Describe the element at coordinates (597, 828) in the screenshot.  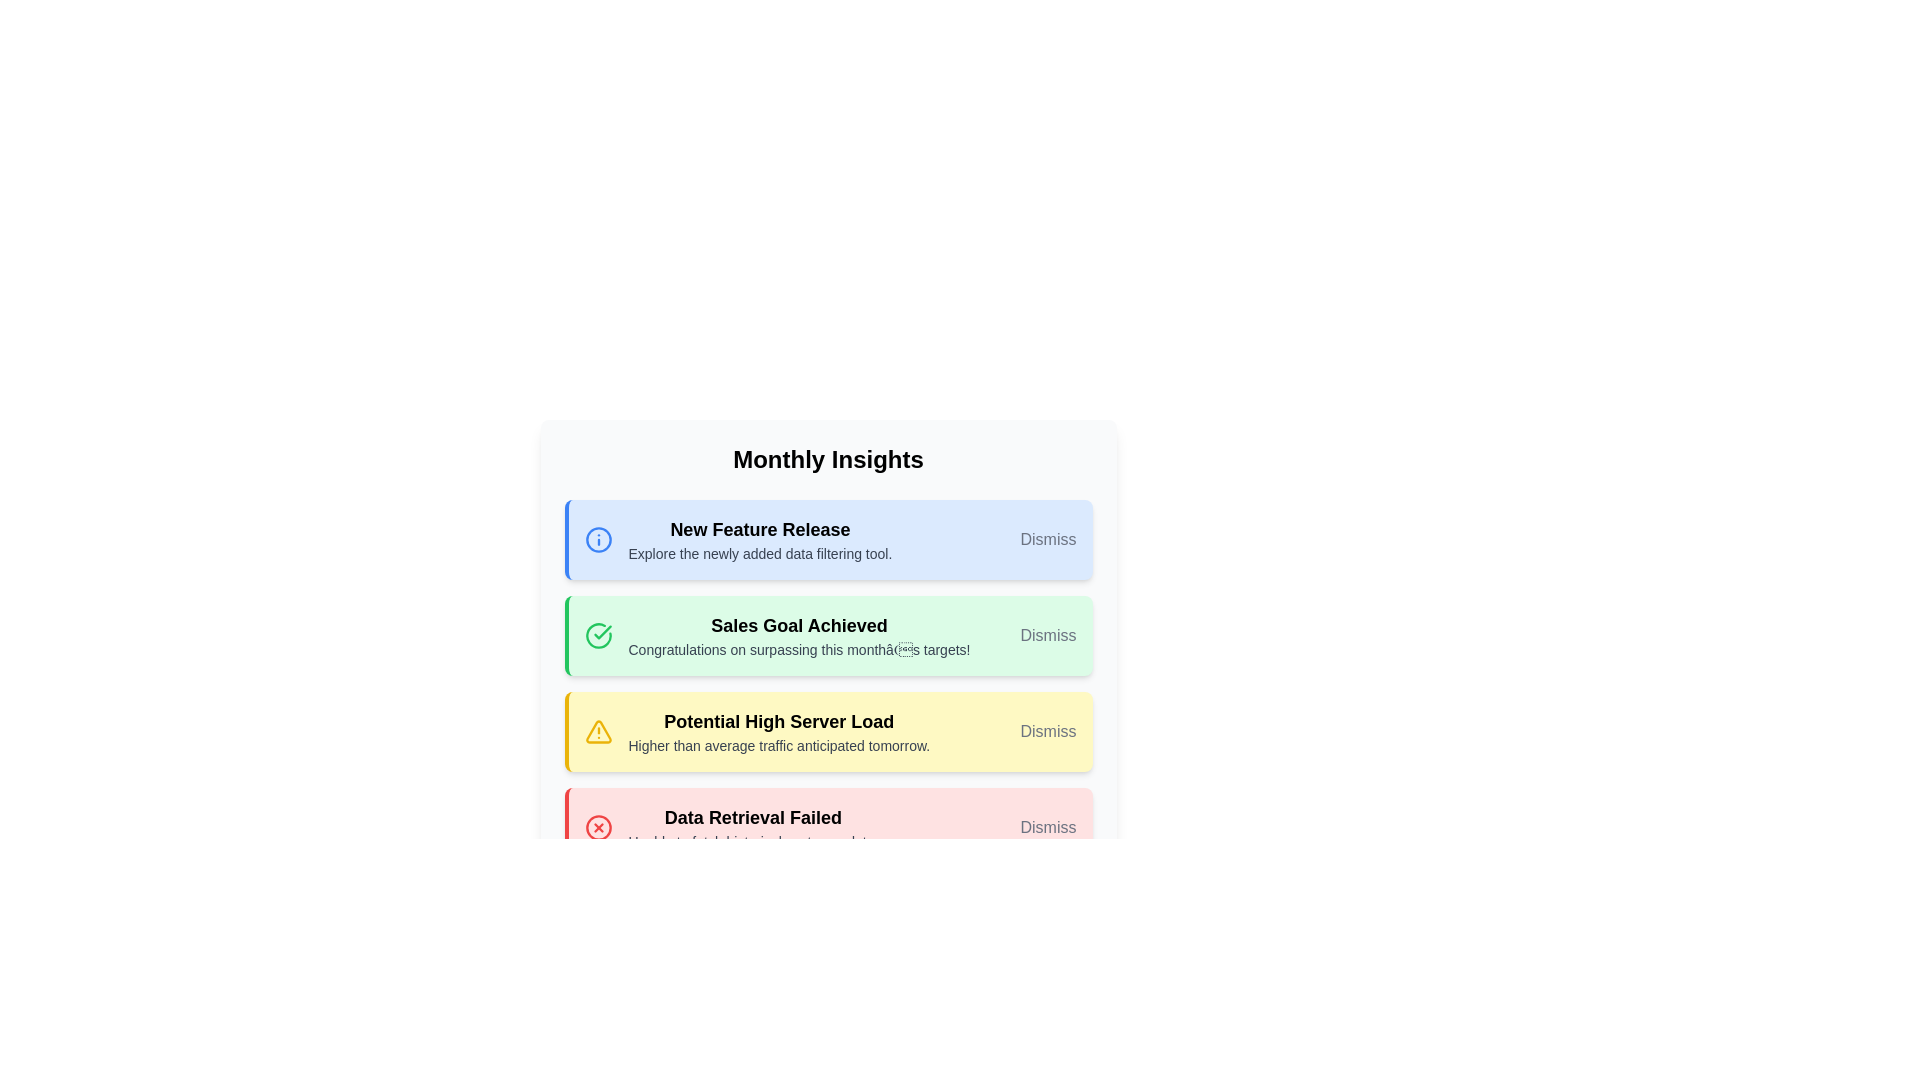
I see `the circular icon with a red border and a red 'X' symbol, indicating an error action, located in the 'Data Retrieval Failed' notification area` at that location.